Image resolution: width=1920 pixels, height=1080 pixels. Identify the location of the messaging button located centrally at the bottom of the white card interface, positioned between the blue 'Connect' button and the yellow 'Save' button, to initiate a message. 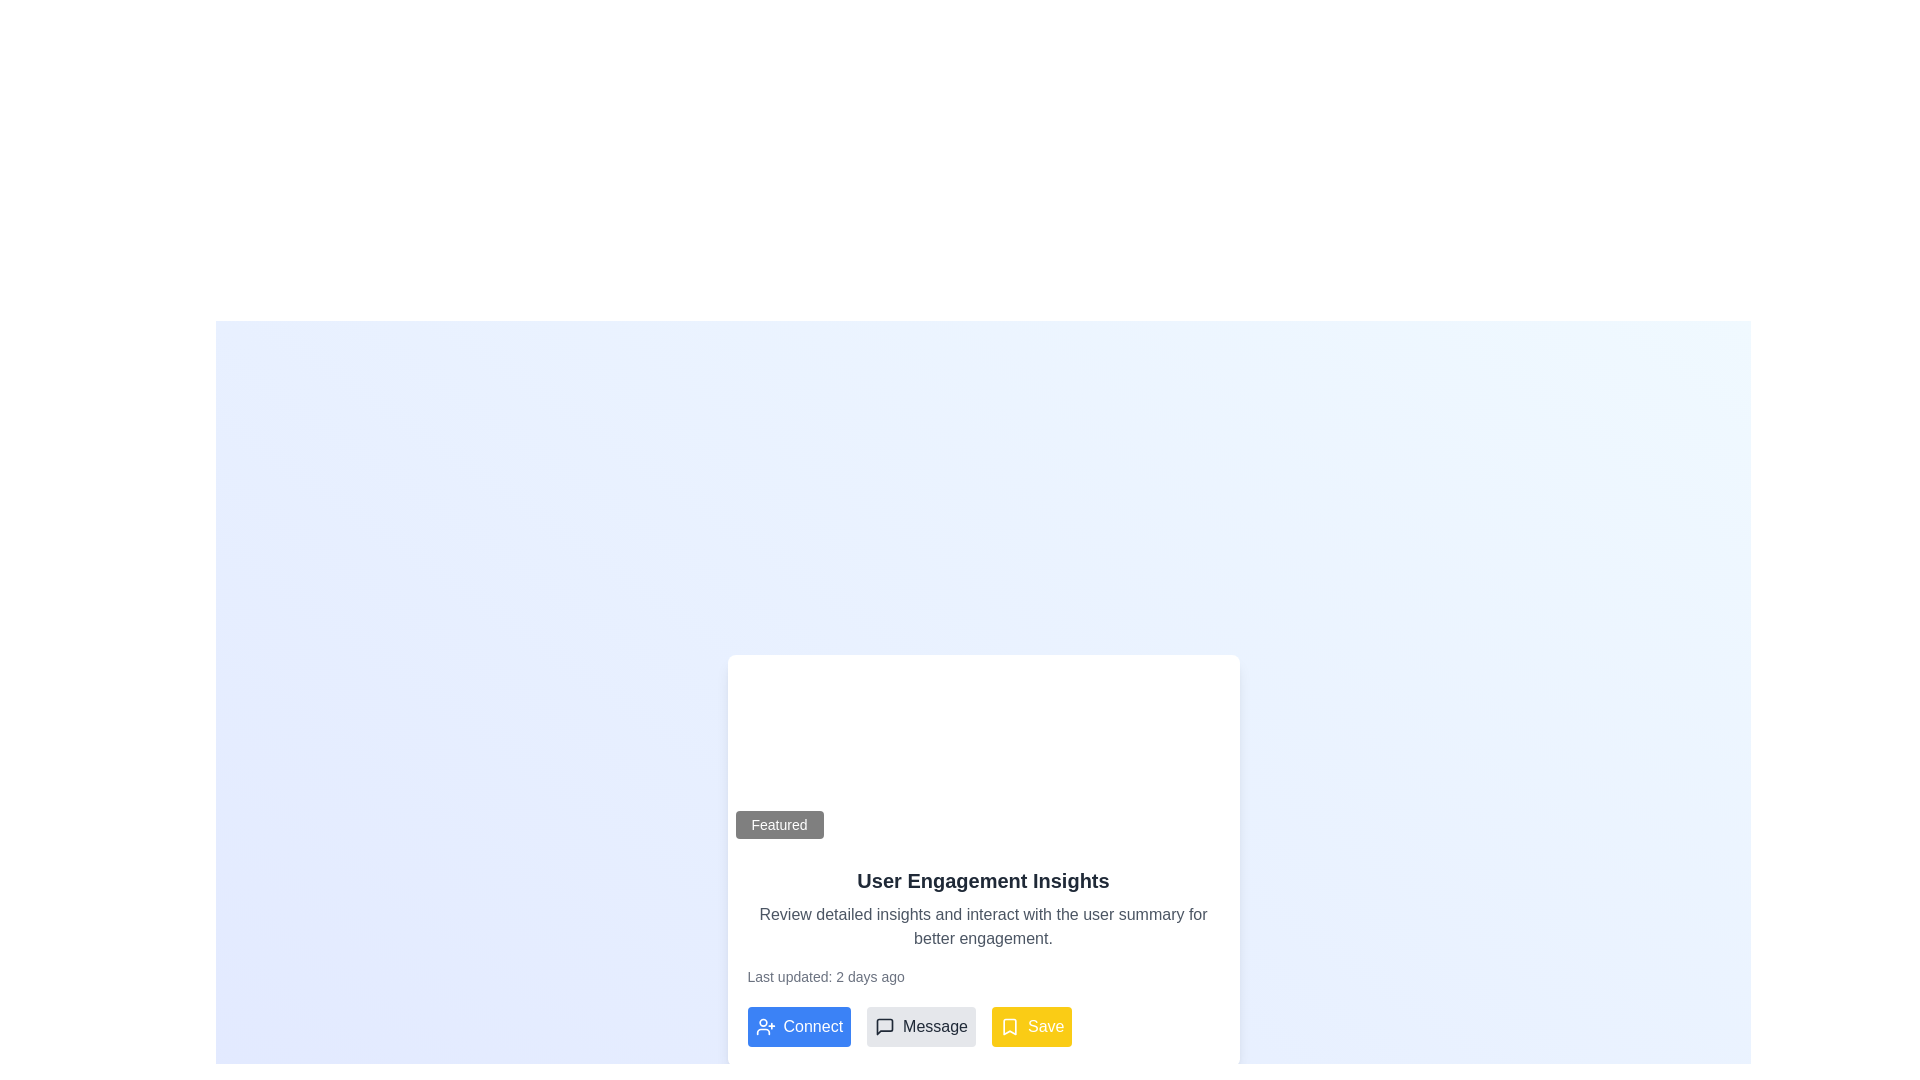
(920, 1026).